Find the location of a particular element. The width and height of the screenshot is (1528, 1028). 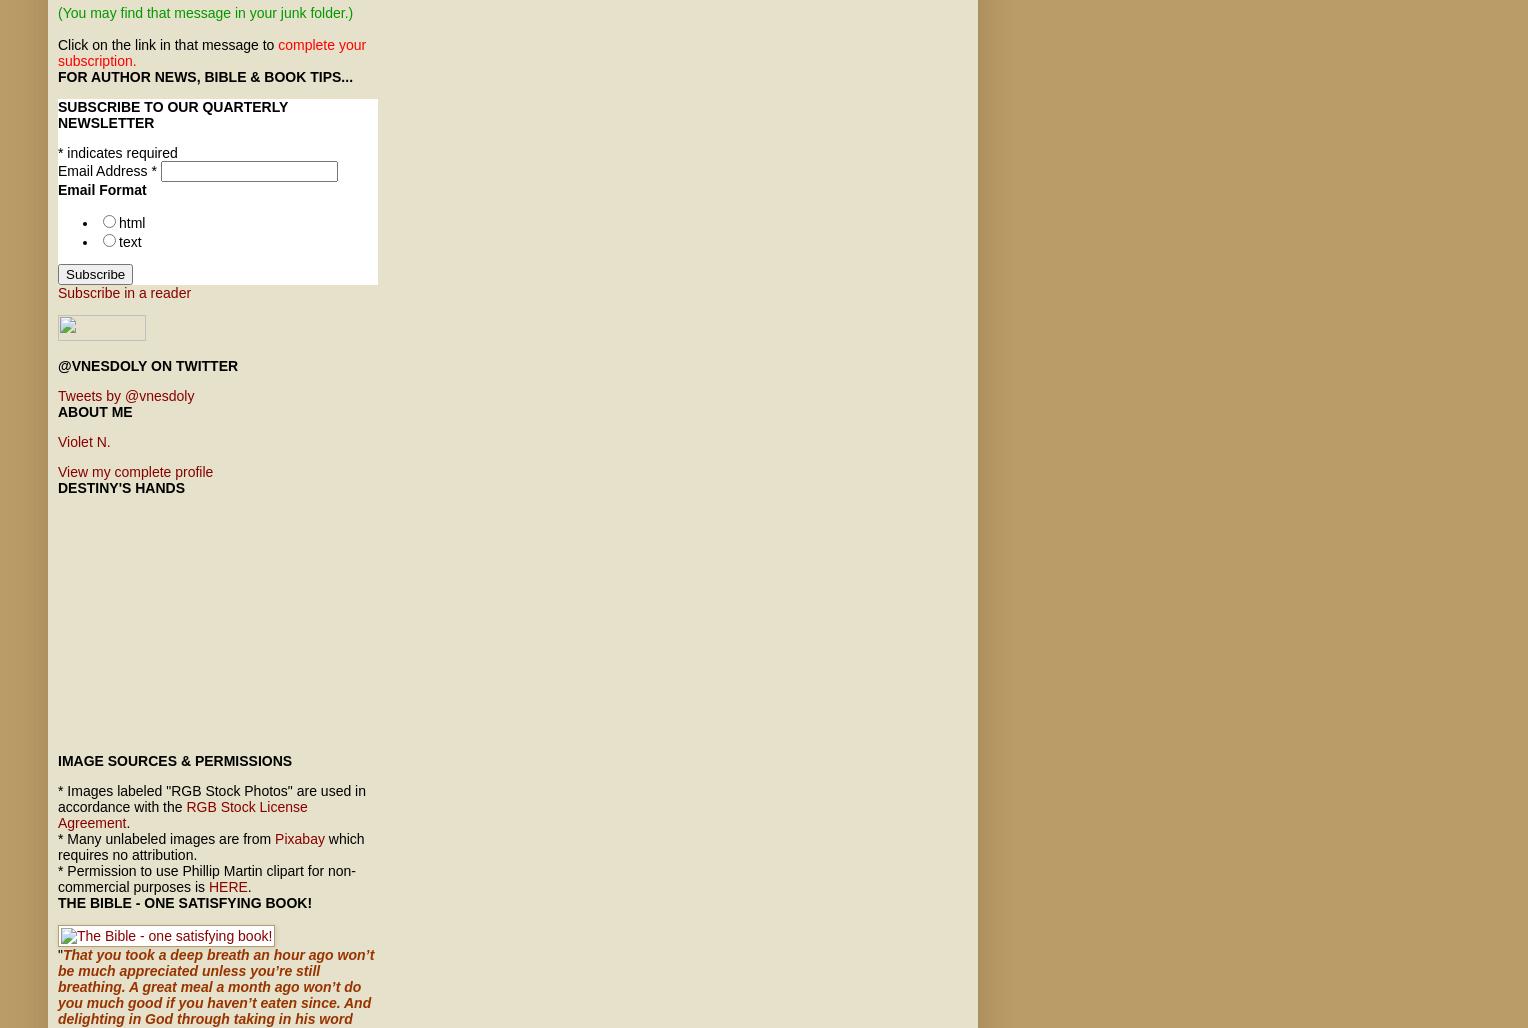

'complete your subscription.' is located at coordinates (58, 53).